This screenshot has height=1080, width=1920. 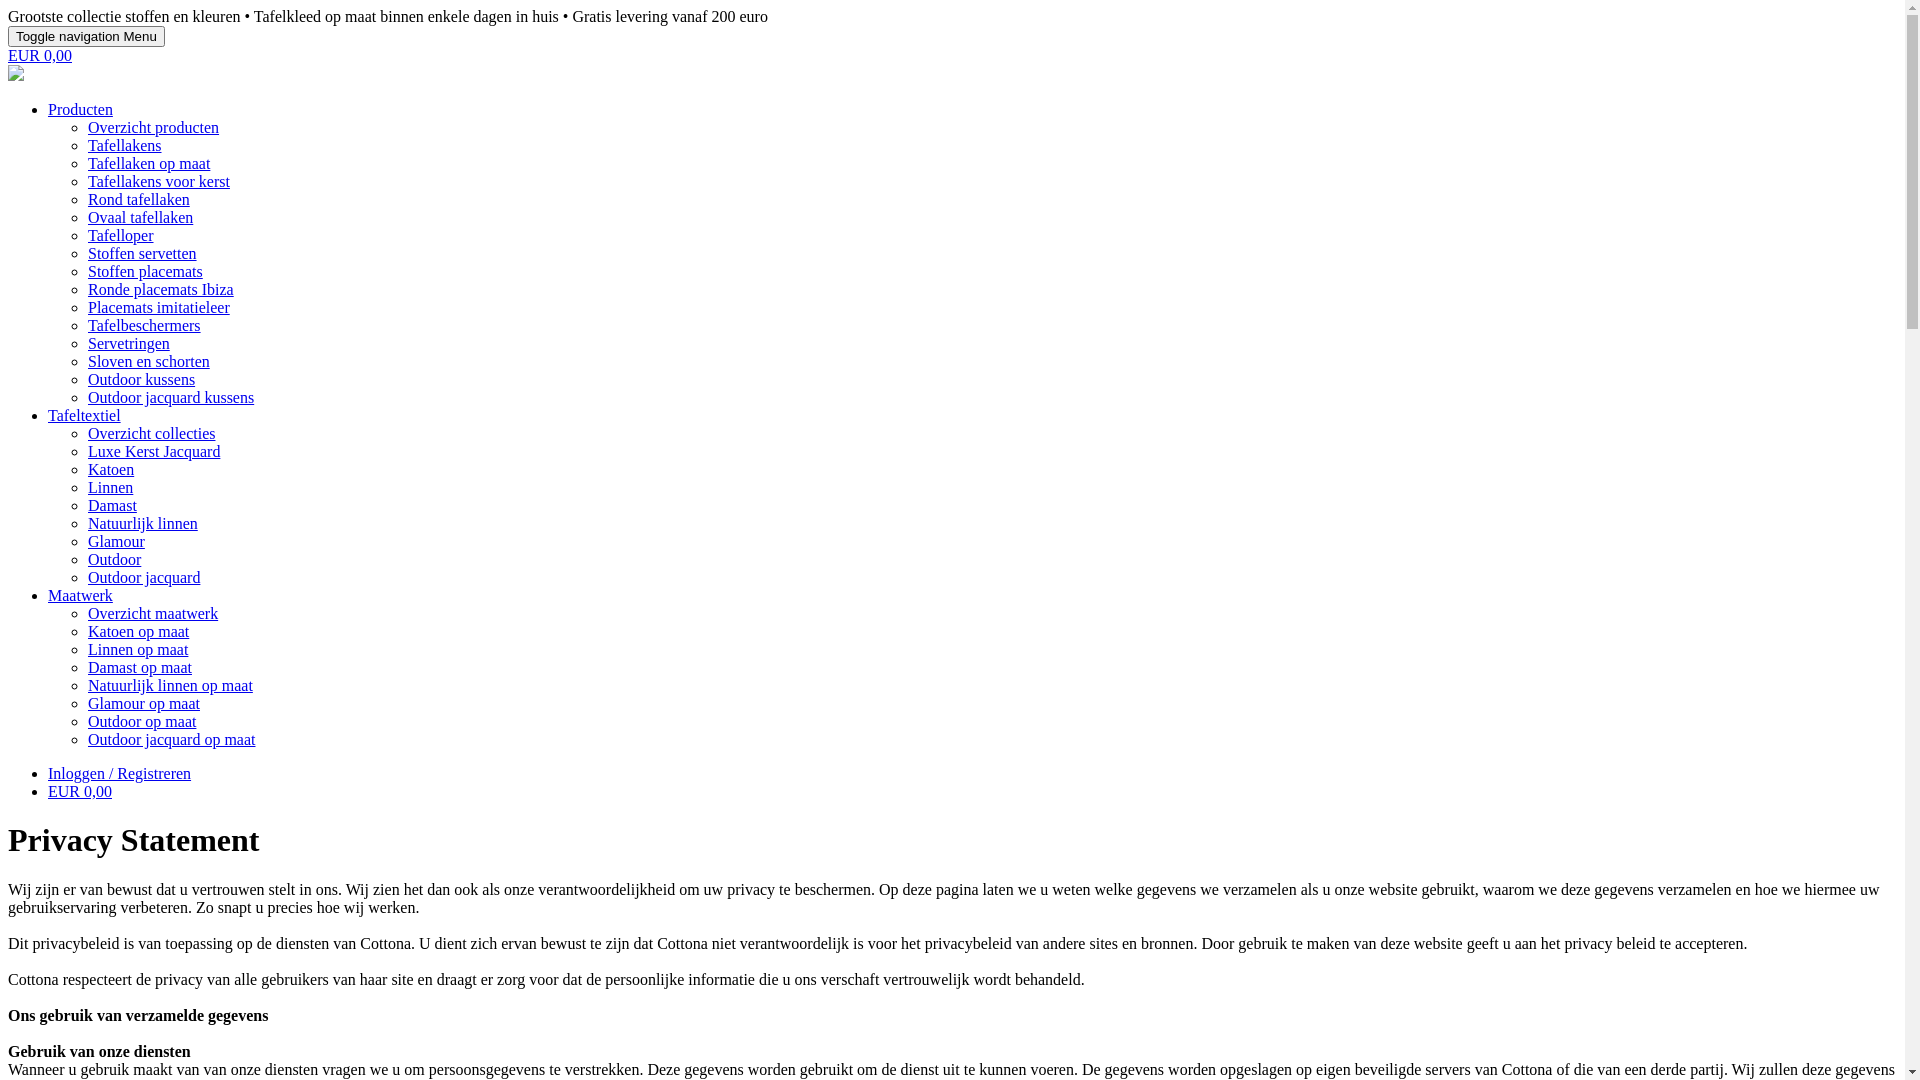 I want to click on 'Tafellaken op maat', so click(x=147, y=162).